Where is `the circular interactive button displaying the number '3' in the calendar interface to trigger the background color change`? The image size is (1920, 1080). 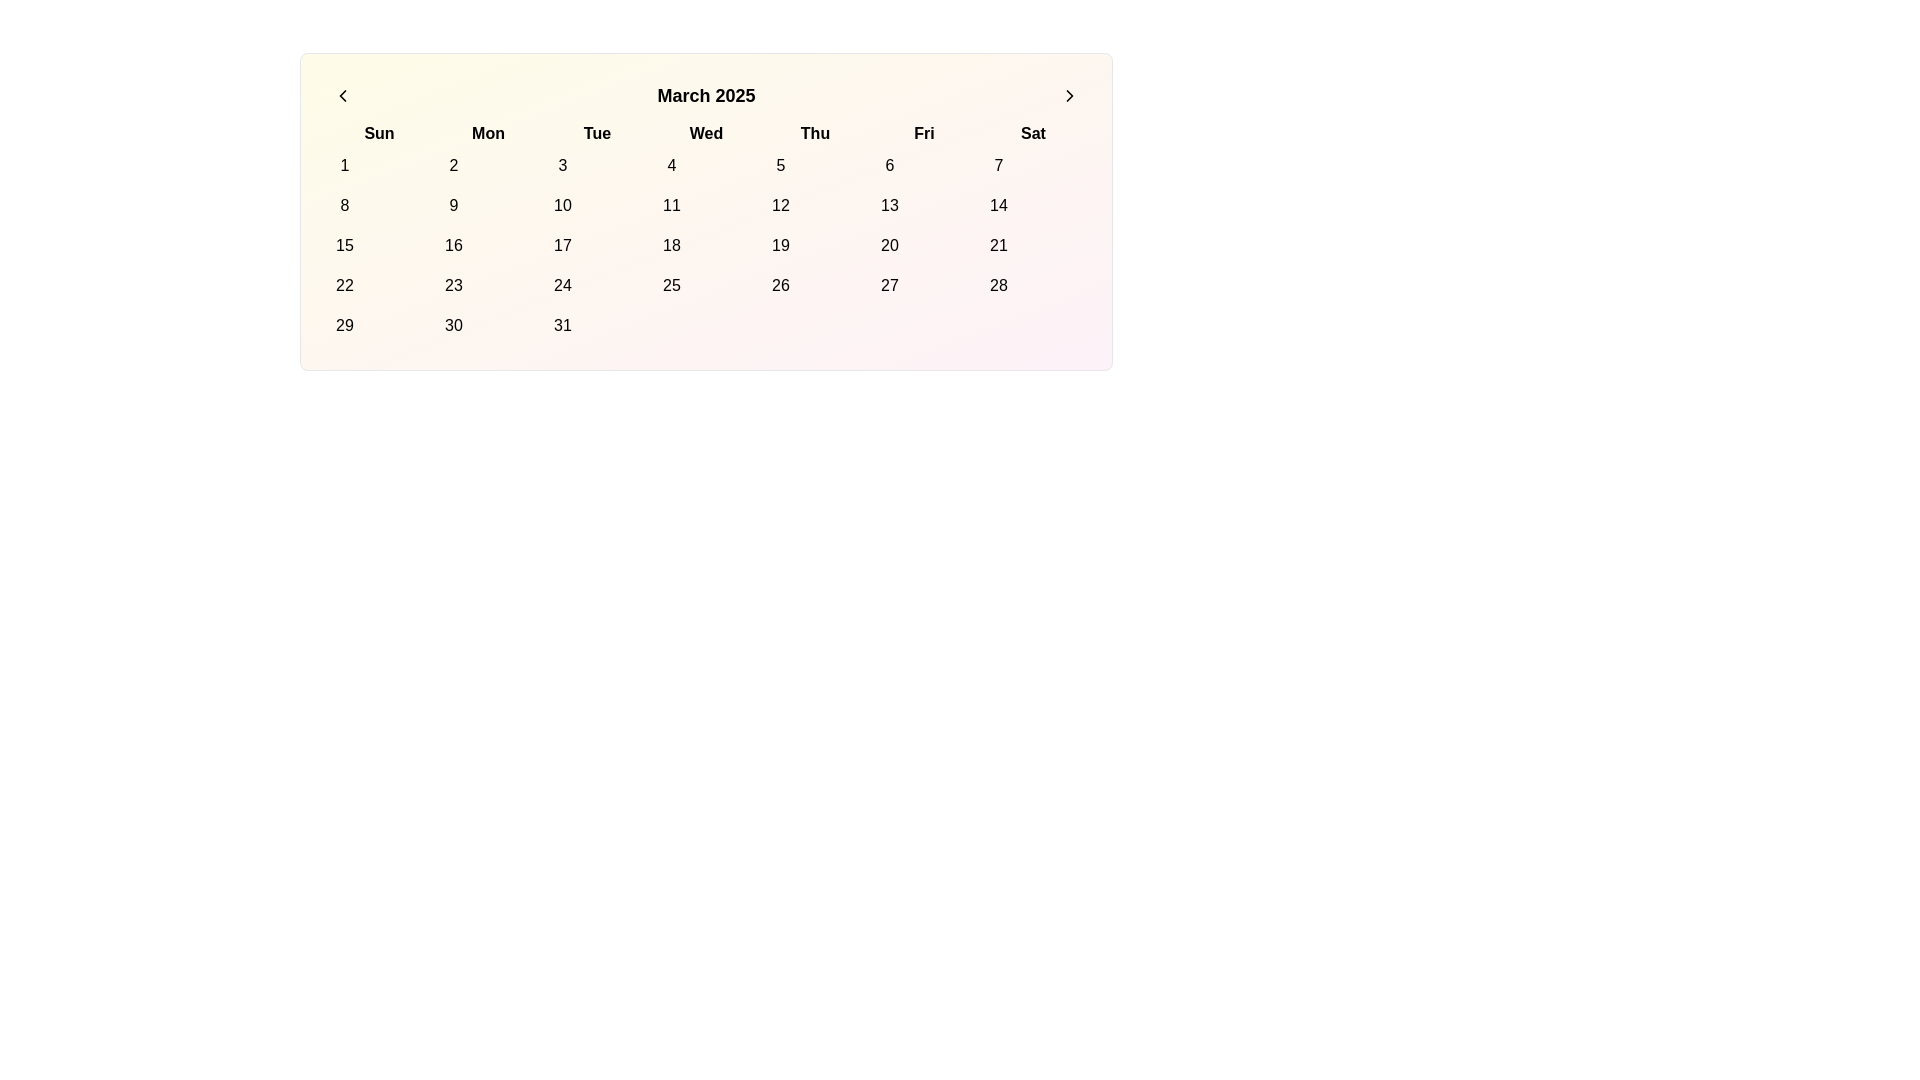 the circular interactive button displaying the number '3' in the calendar interface to trigger the background color change is located at coordinates (561, 164).